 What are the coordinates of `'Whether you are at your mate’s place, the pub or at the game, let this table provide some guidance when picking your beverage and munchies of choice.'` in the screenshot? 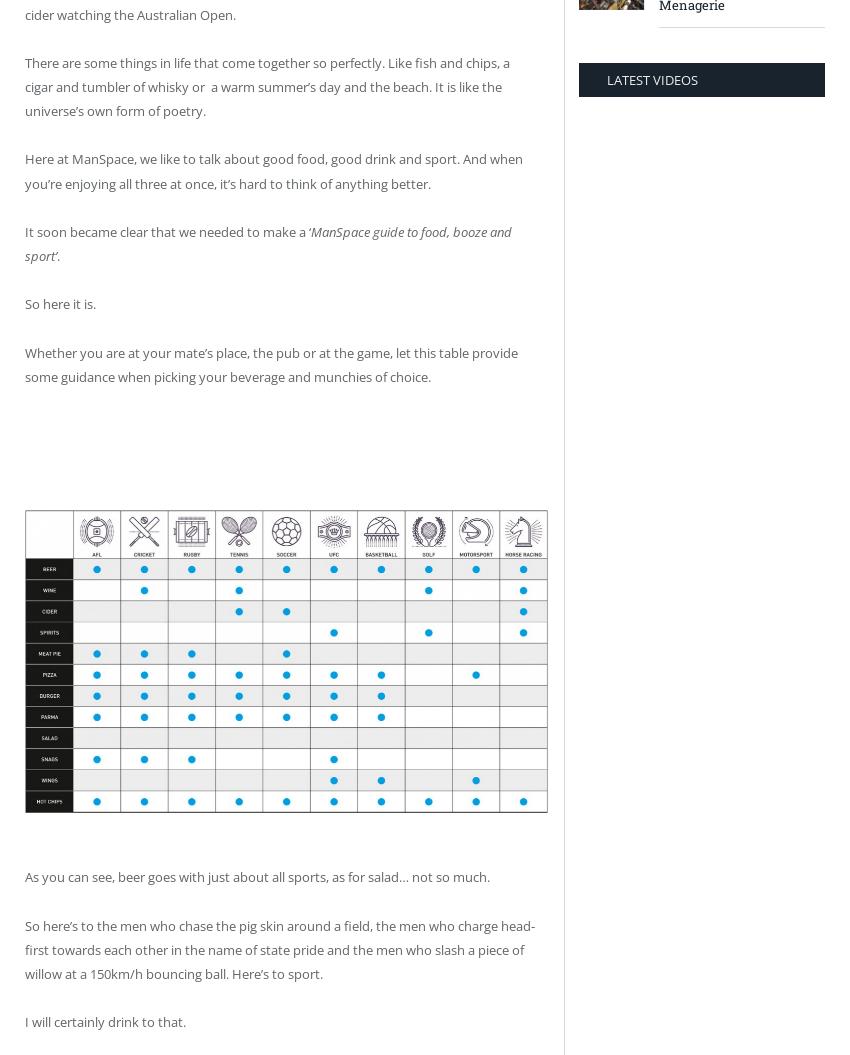 It's located at (270, 363).